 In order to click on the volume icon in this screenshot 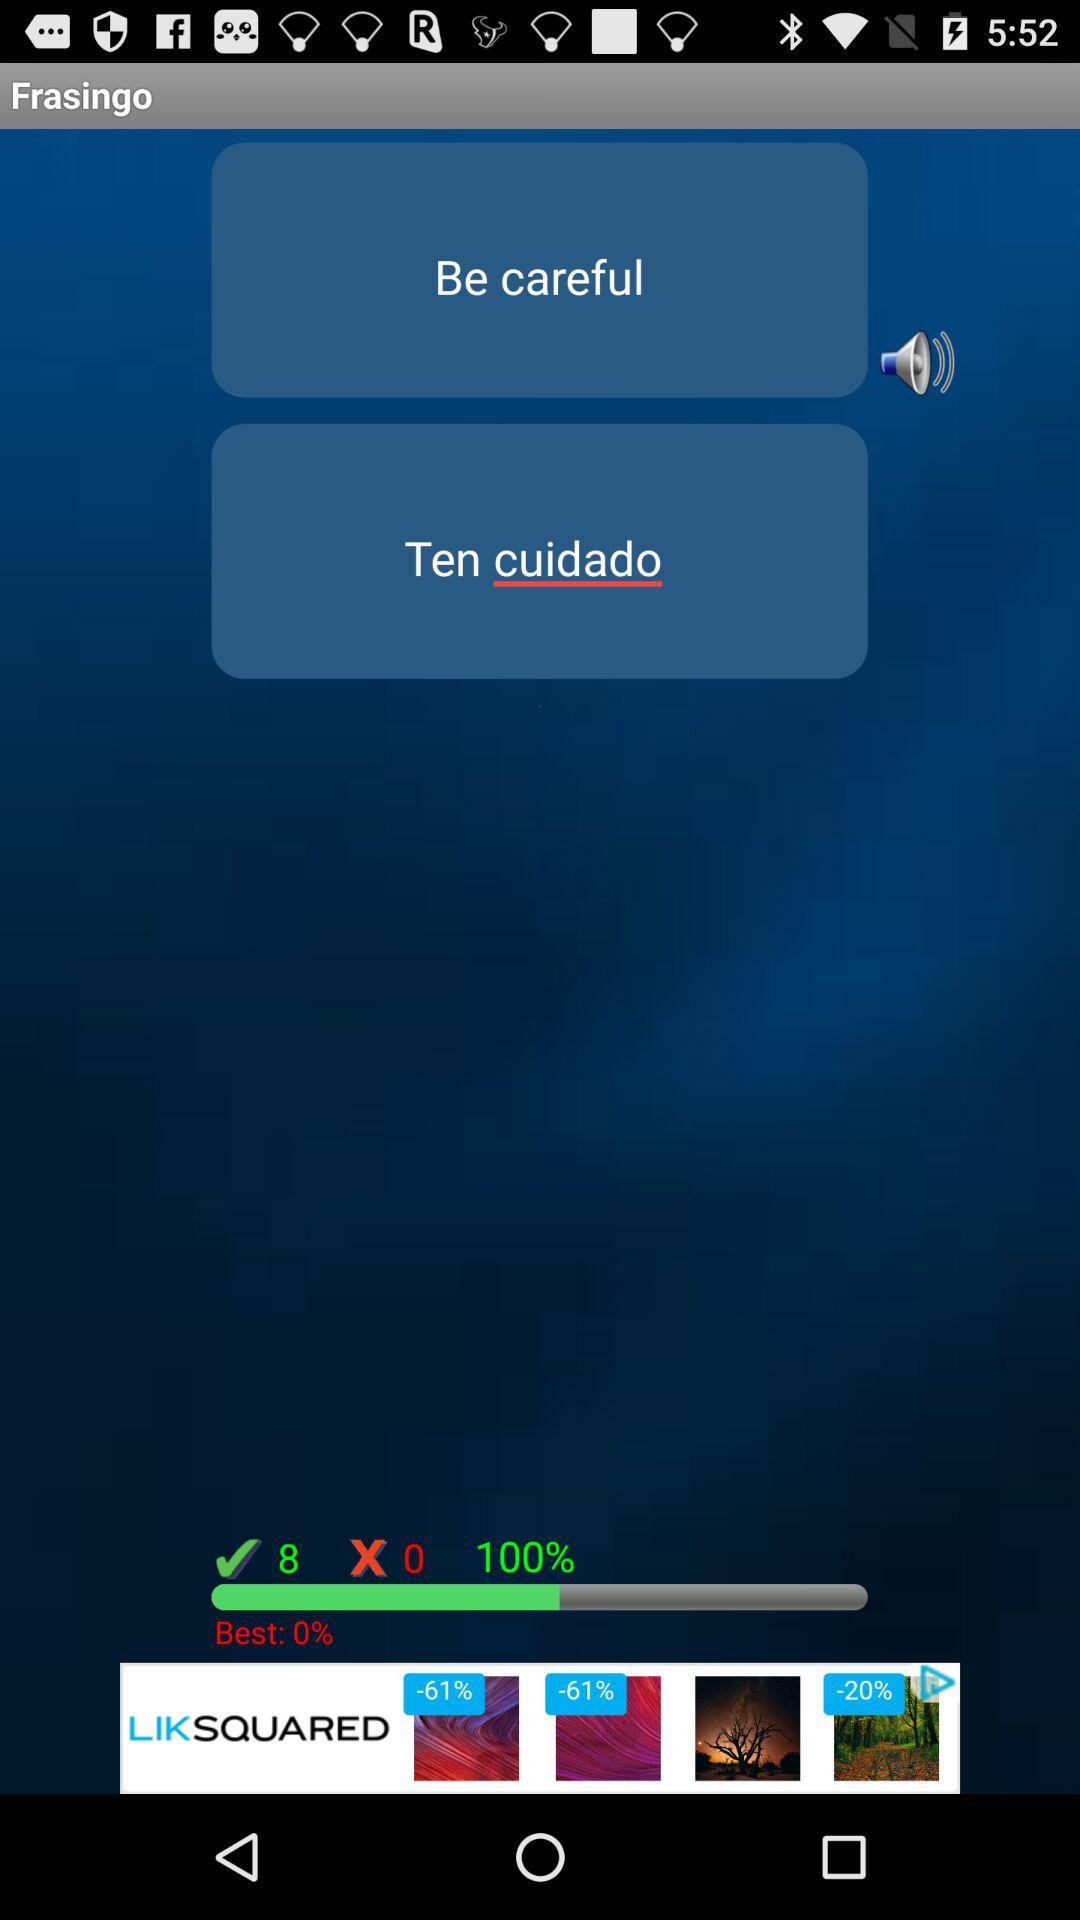, I will do `click(914, 389)`.